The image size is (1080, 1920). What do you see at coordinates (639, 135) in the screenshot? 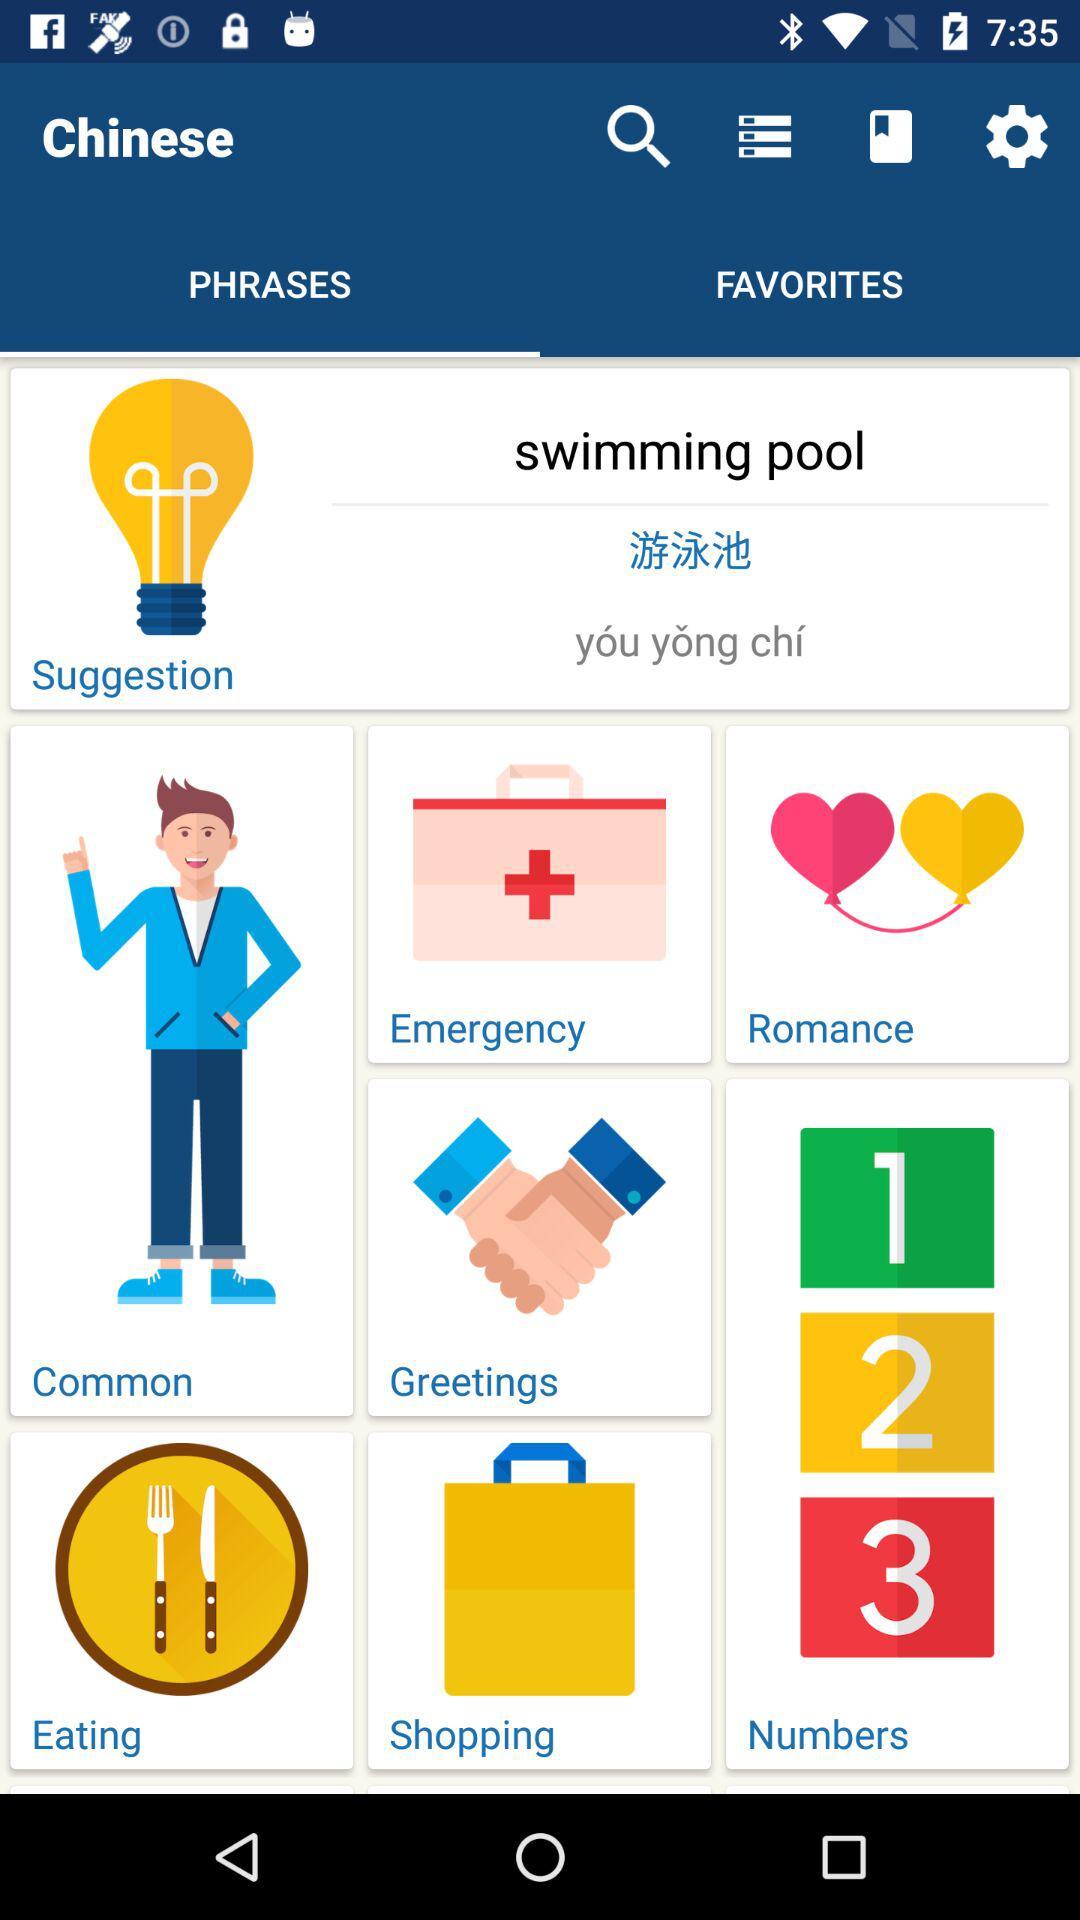
I see `the item above the swimming pool` at bounding box center [639, 135].